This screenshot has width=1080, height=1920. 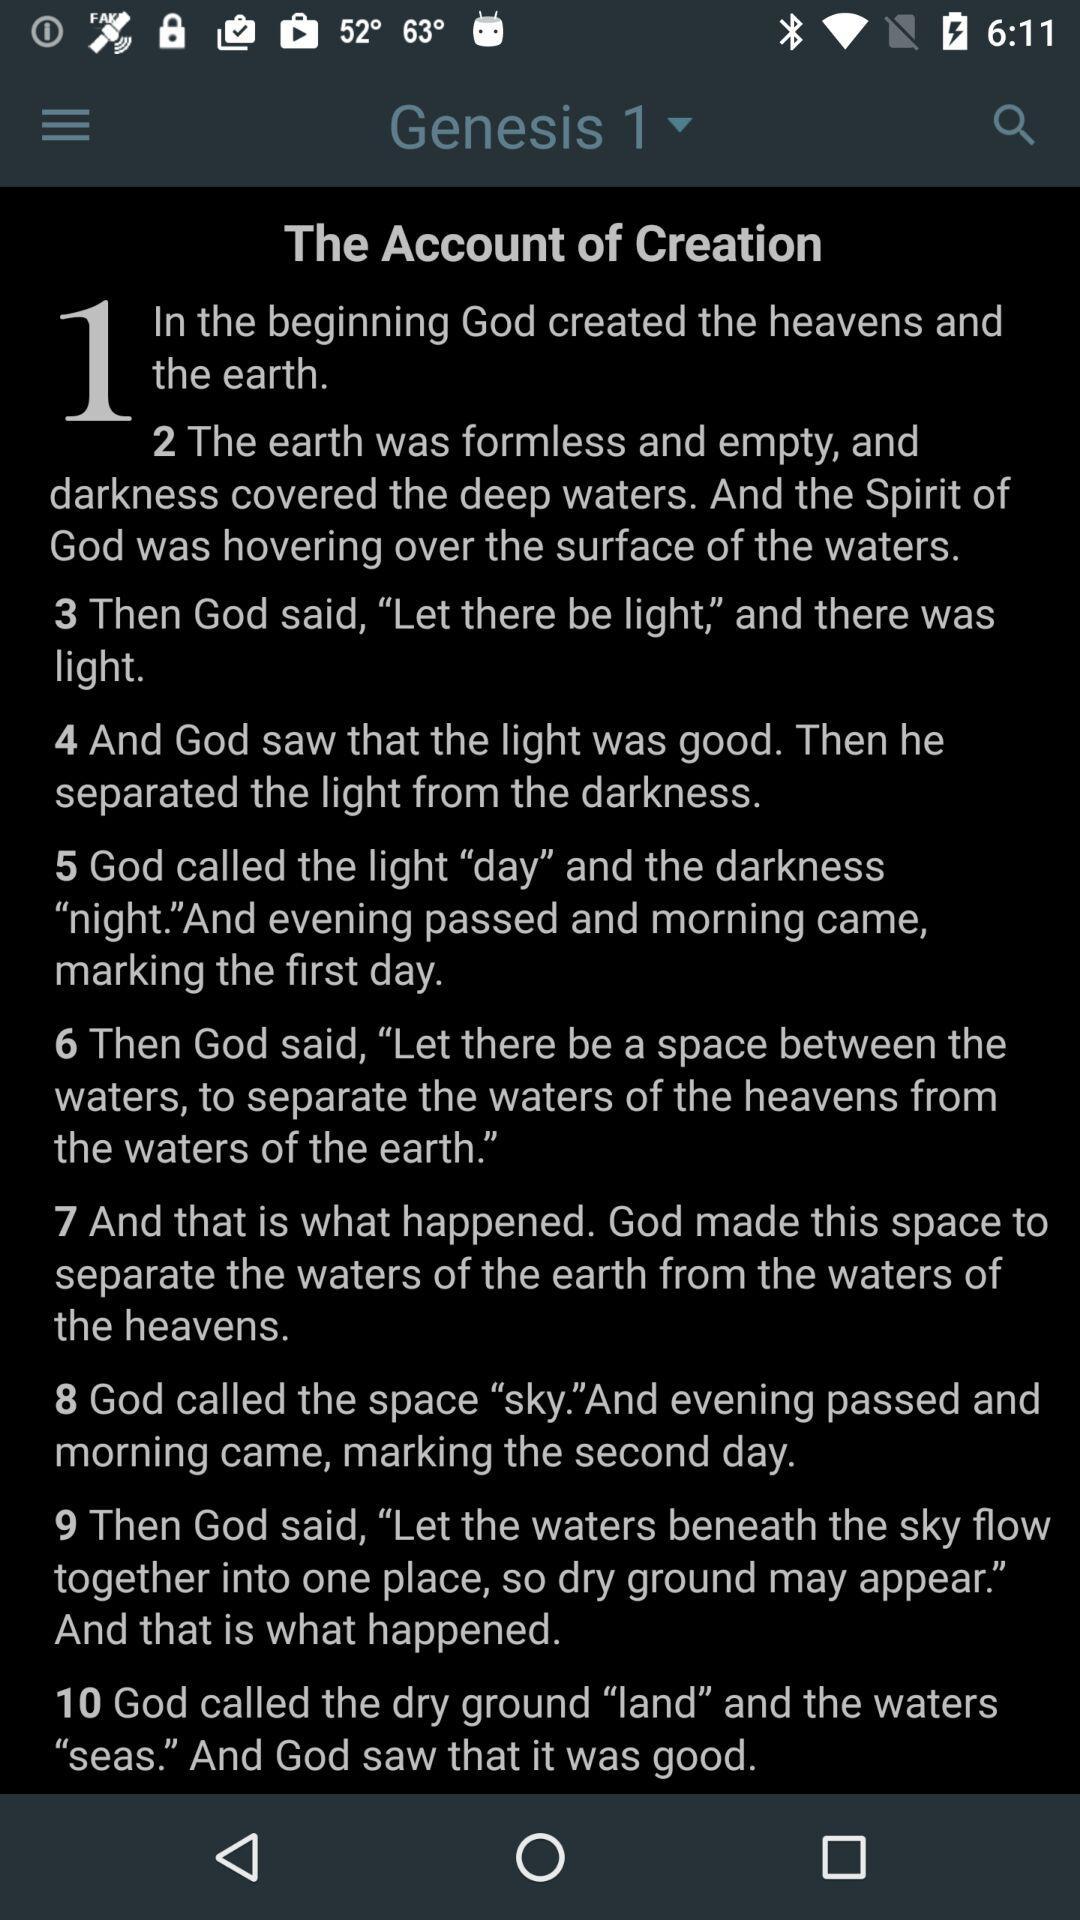 I want to click on the menu icon, so click(x=64, y=123).